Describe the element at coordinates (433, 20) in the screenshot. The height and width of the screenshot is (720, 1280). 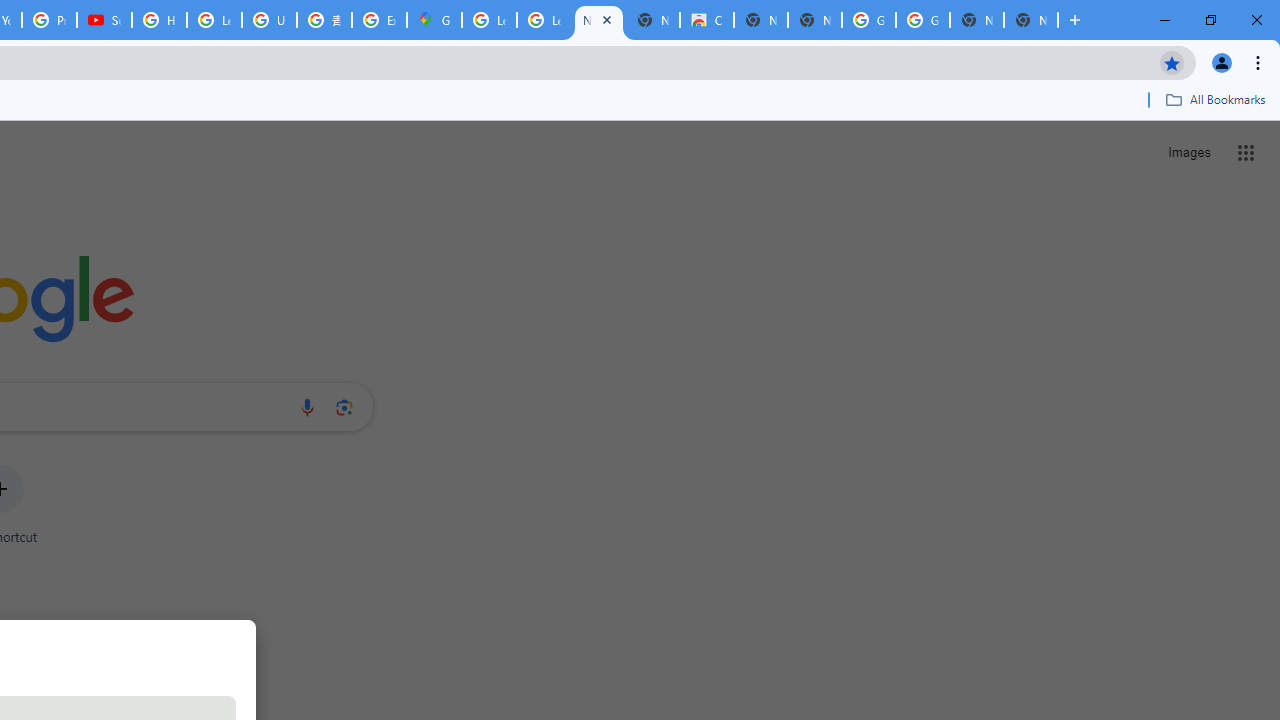
I see `'Google Maps'` at that location.